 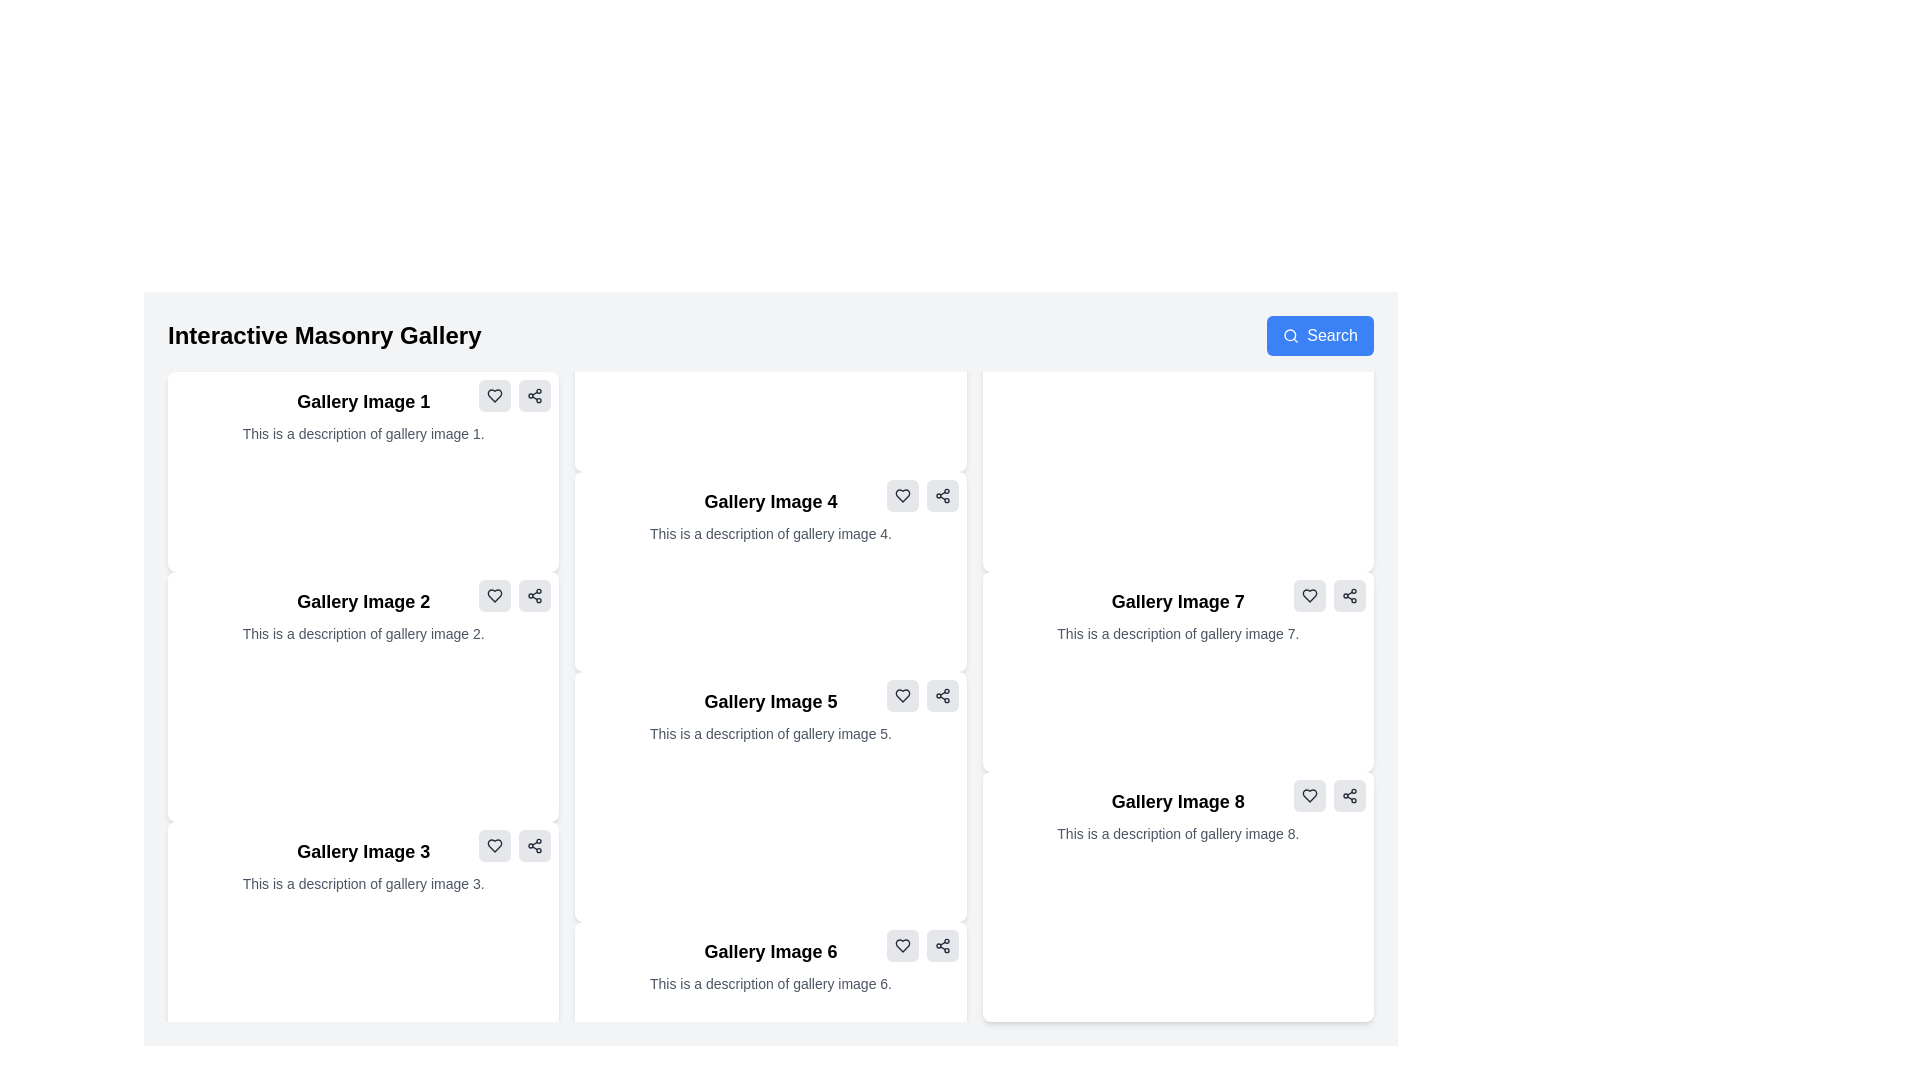 What do you see at coordinates (1349, 595) in the screenshot?
I see `the share button, which is a rounded rectangle with a share icon inside, located in the top-right corner of the card labeled 'Gallery Image 7'` at bounding box center [1349, 595].